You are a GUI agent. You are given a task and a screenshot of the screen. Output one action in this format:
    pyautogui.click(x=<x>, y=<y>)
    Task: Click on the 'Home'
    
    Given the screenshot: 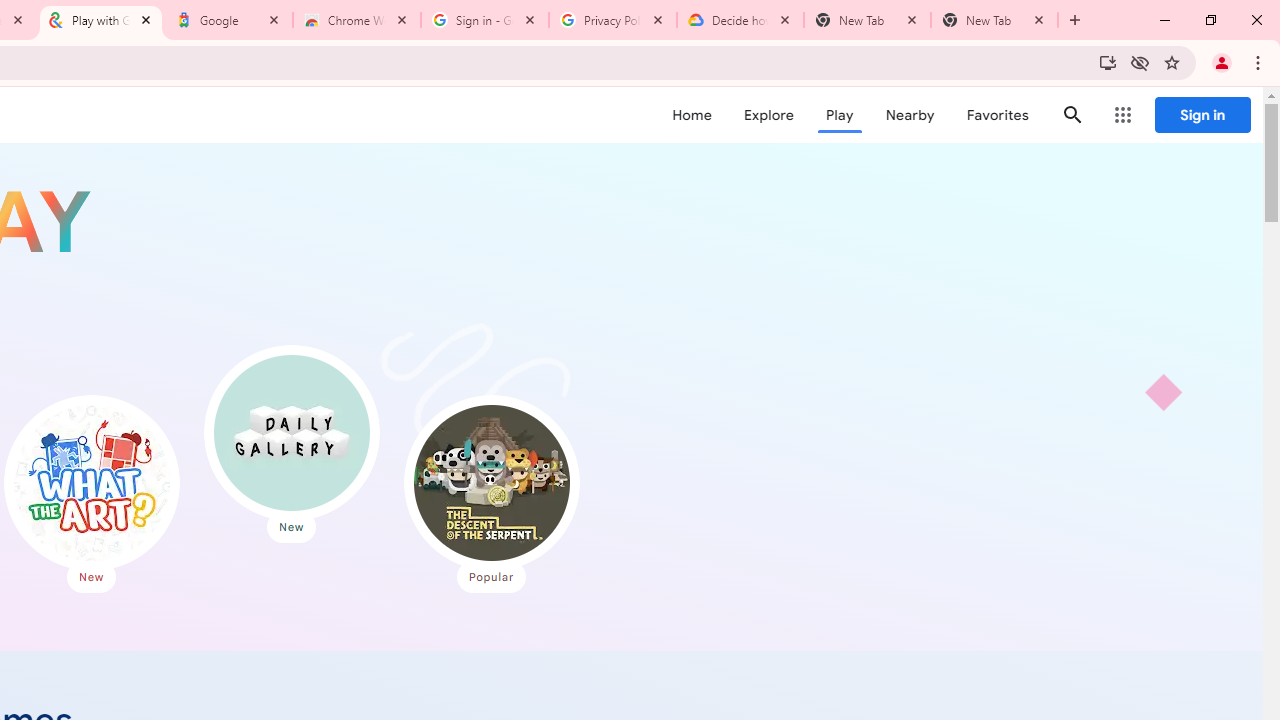 What is the action you would take?
    pyautogui.click(x=691, y=115)
    